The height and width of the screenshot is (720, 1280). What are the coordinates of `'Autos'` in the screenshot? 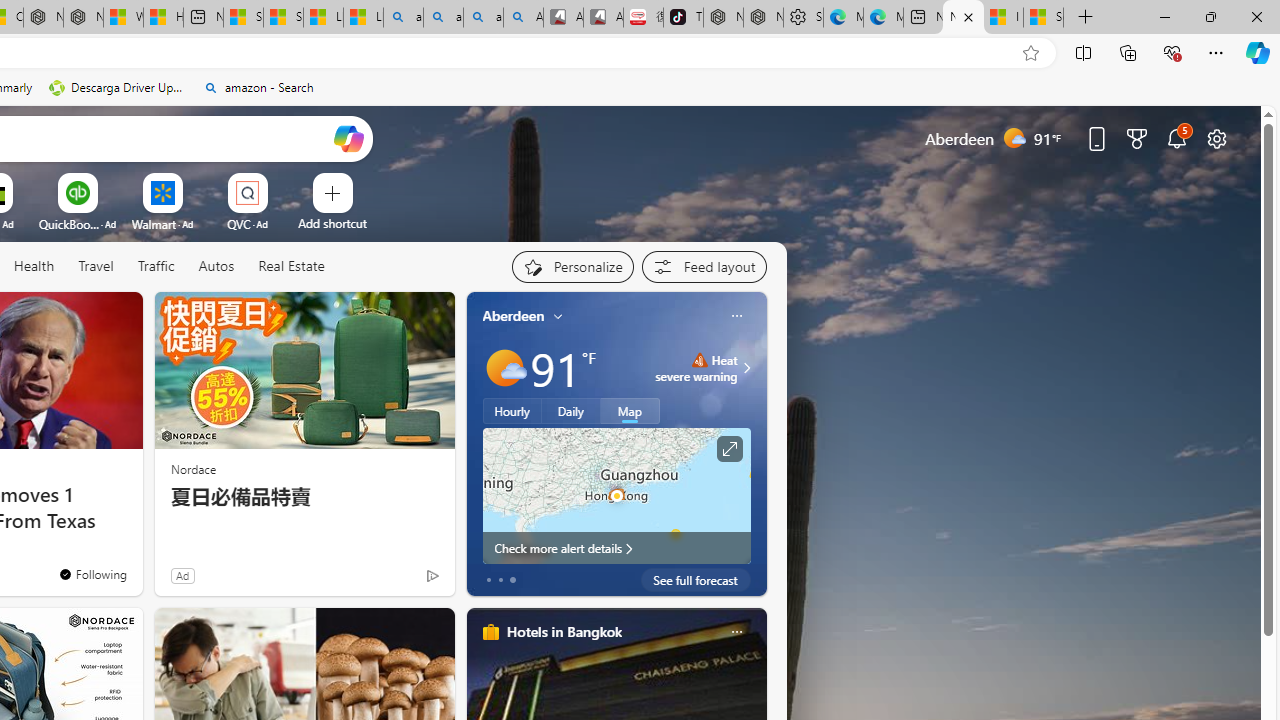 It's located at (216, 265).